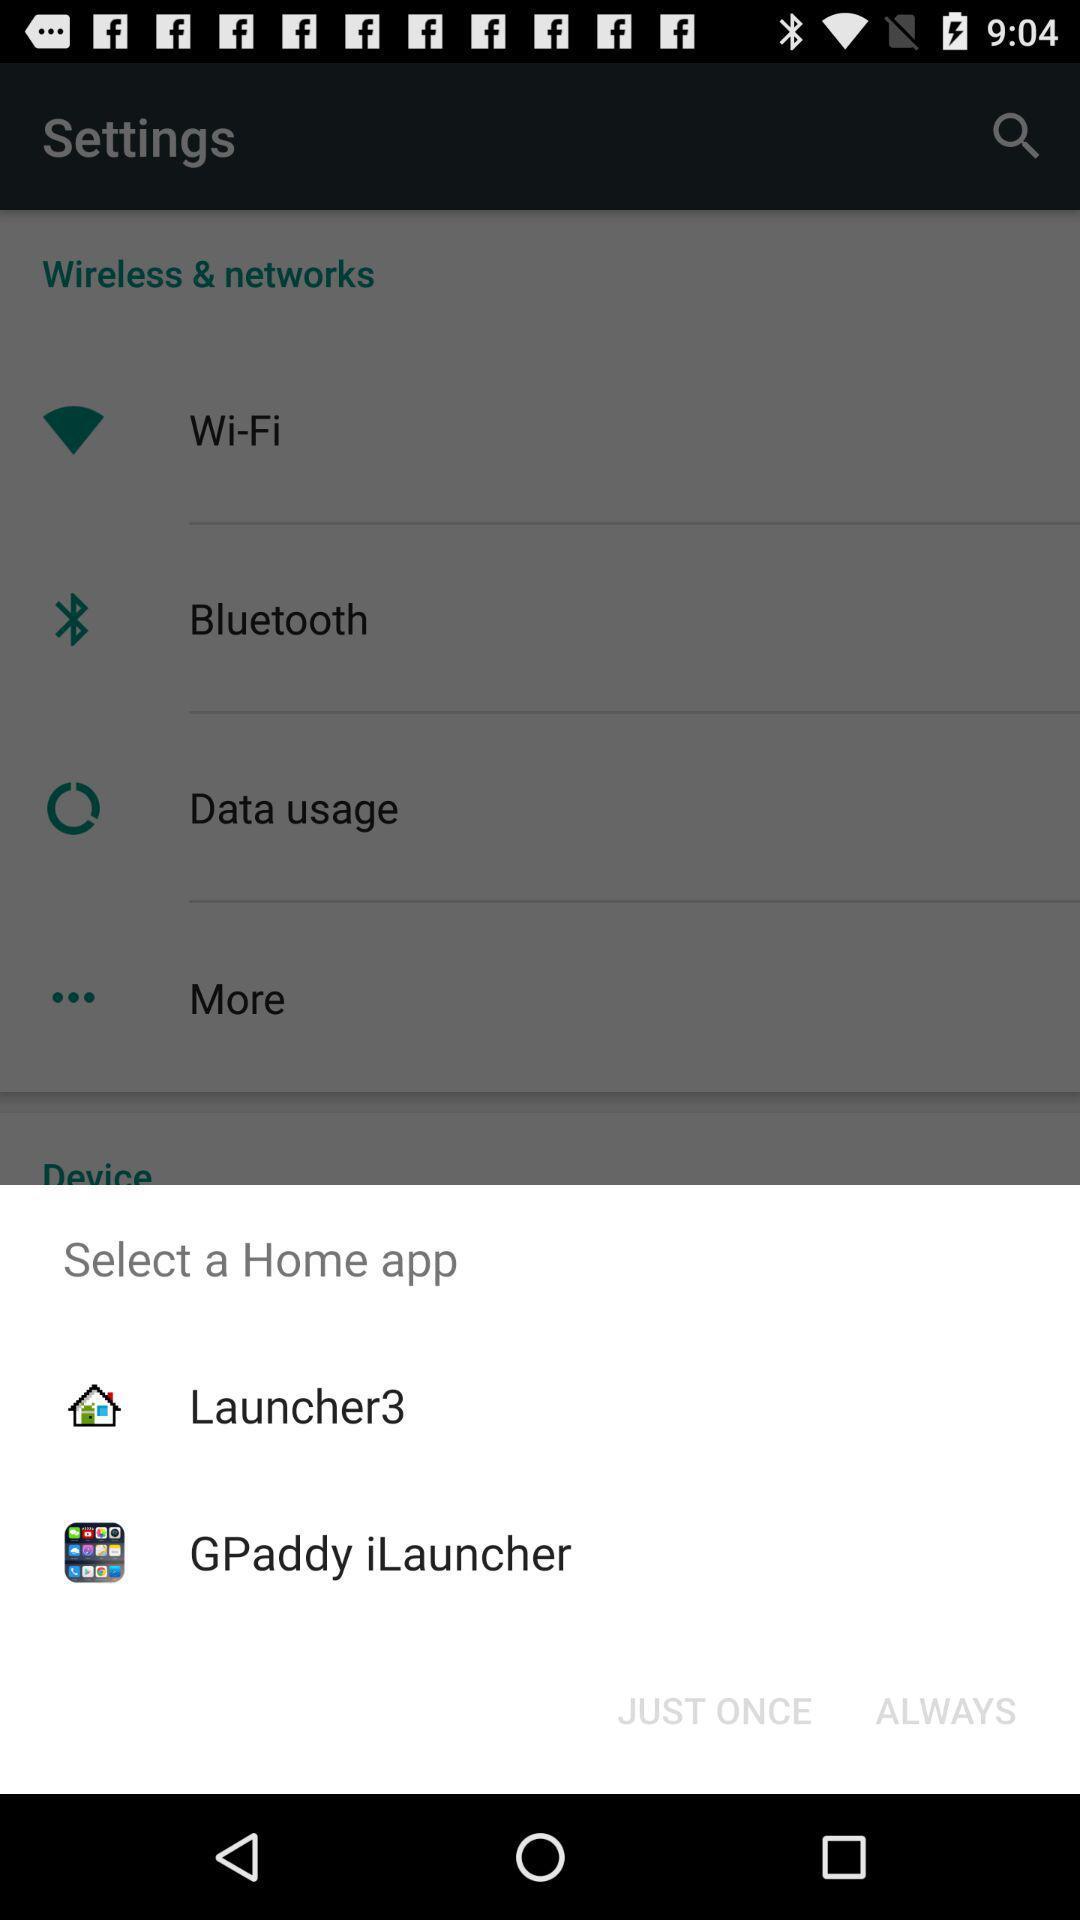 The width and height of the screenshot is (1080, 1920). I want to click on app below select a home, so click(713, 1708).